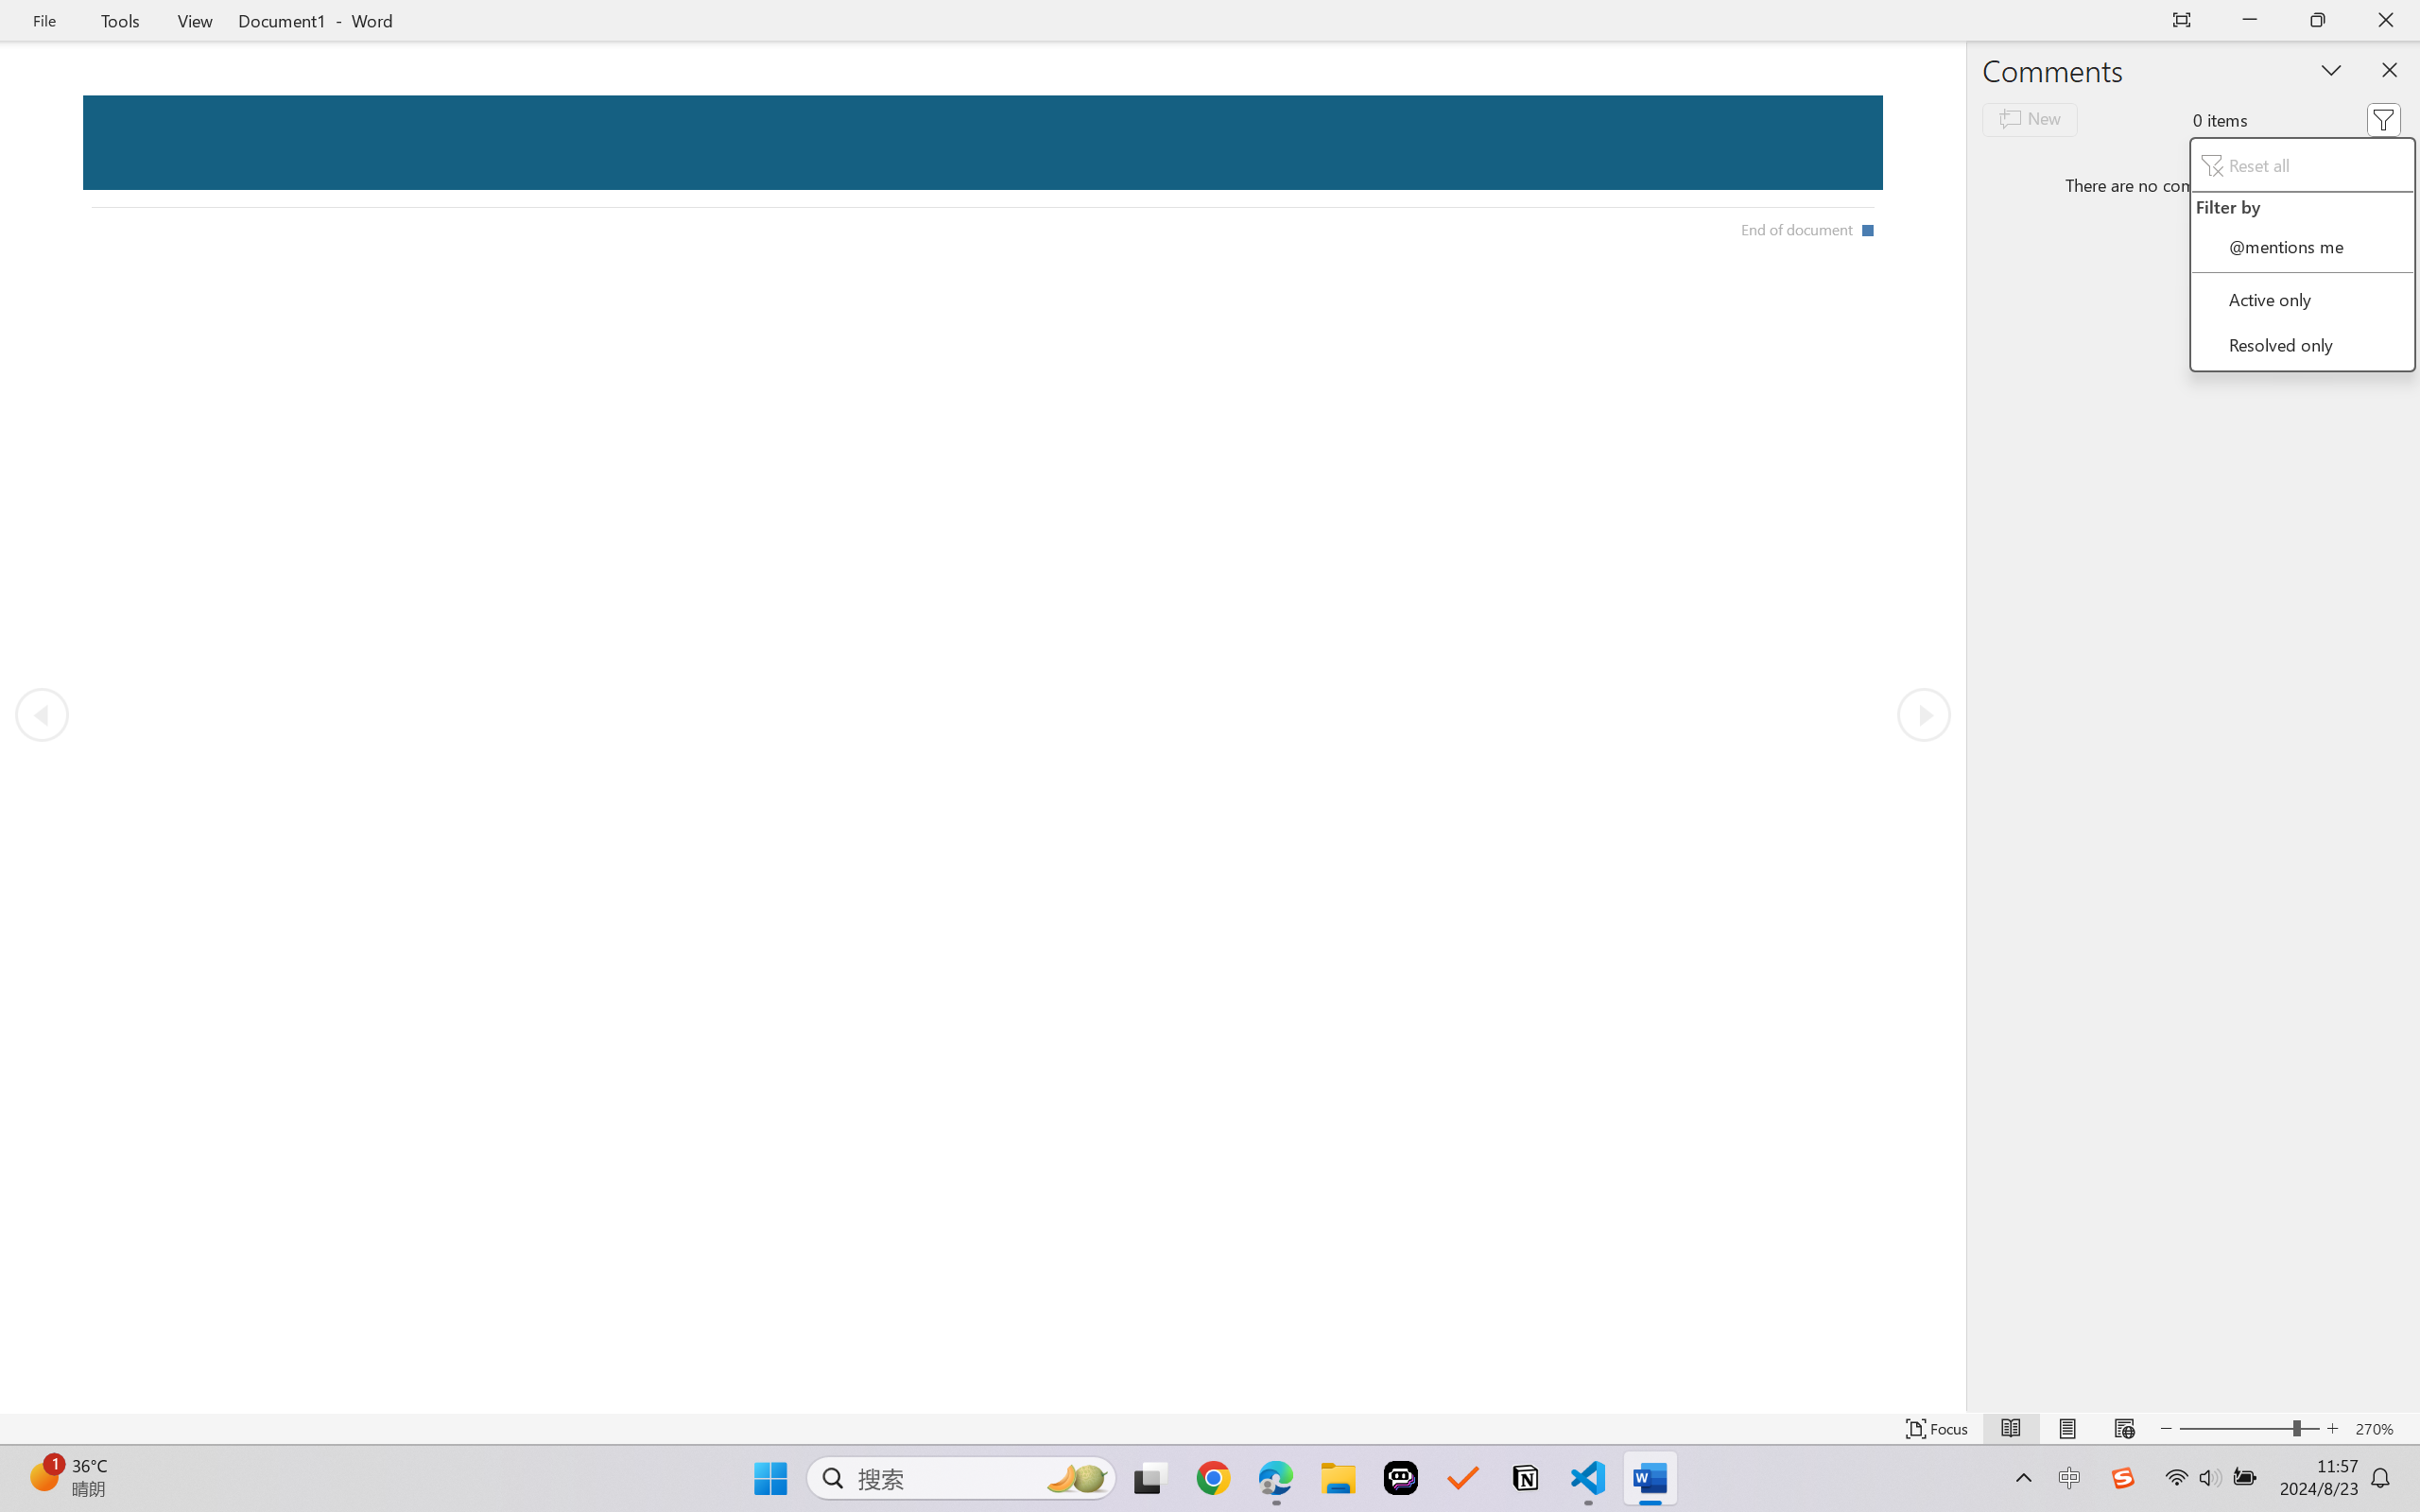 The height and width of the screenshot is (1512, 2420). I want to click on 'Active only', so click(2302, 298).